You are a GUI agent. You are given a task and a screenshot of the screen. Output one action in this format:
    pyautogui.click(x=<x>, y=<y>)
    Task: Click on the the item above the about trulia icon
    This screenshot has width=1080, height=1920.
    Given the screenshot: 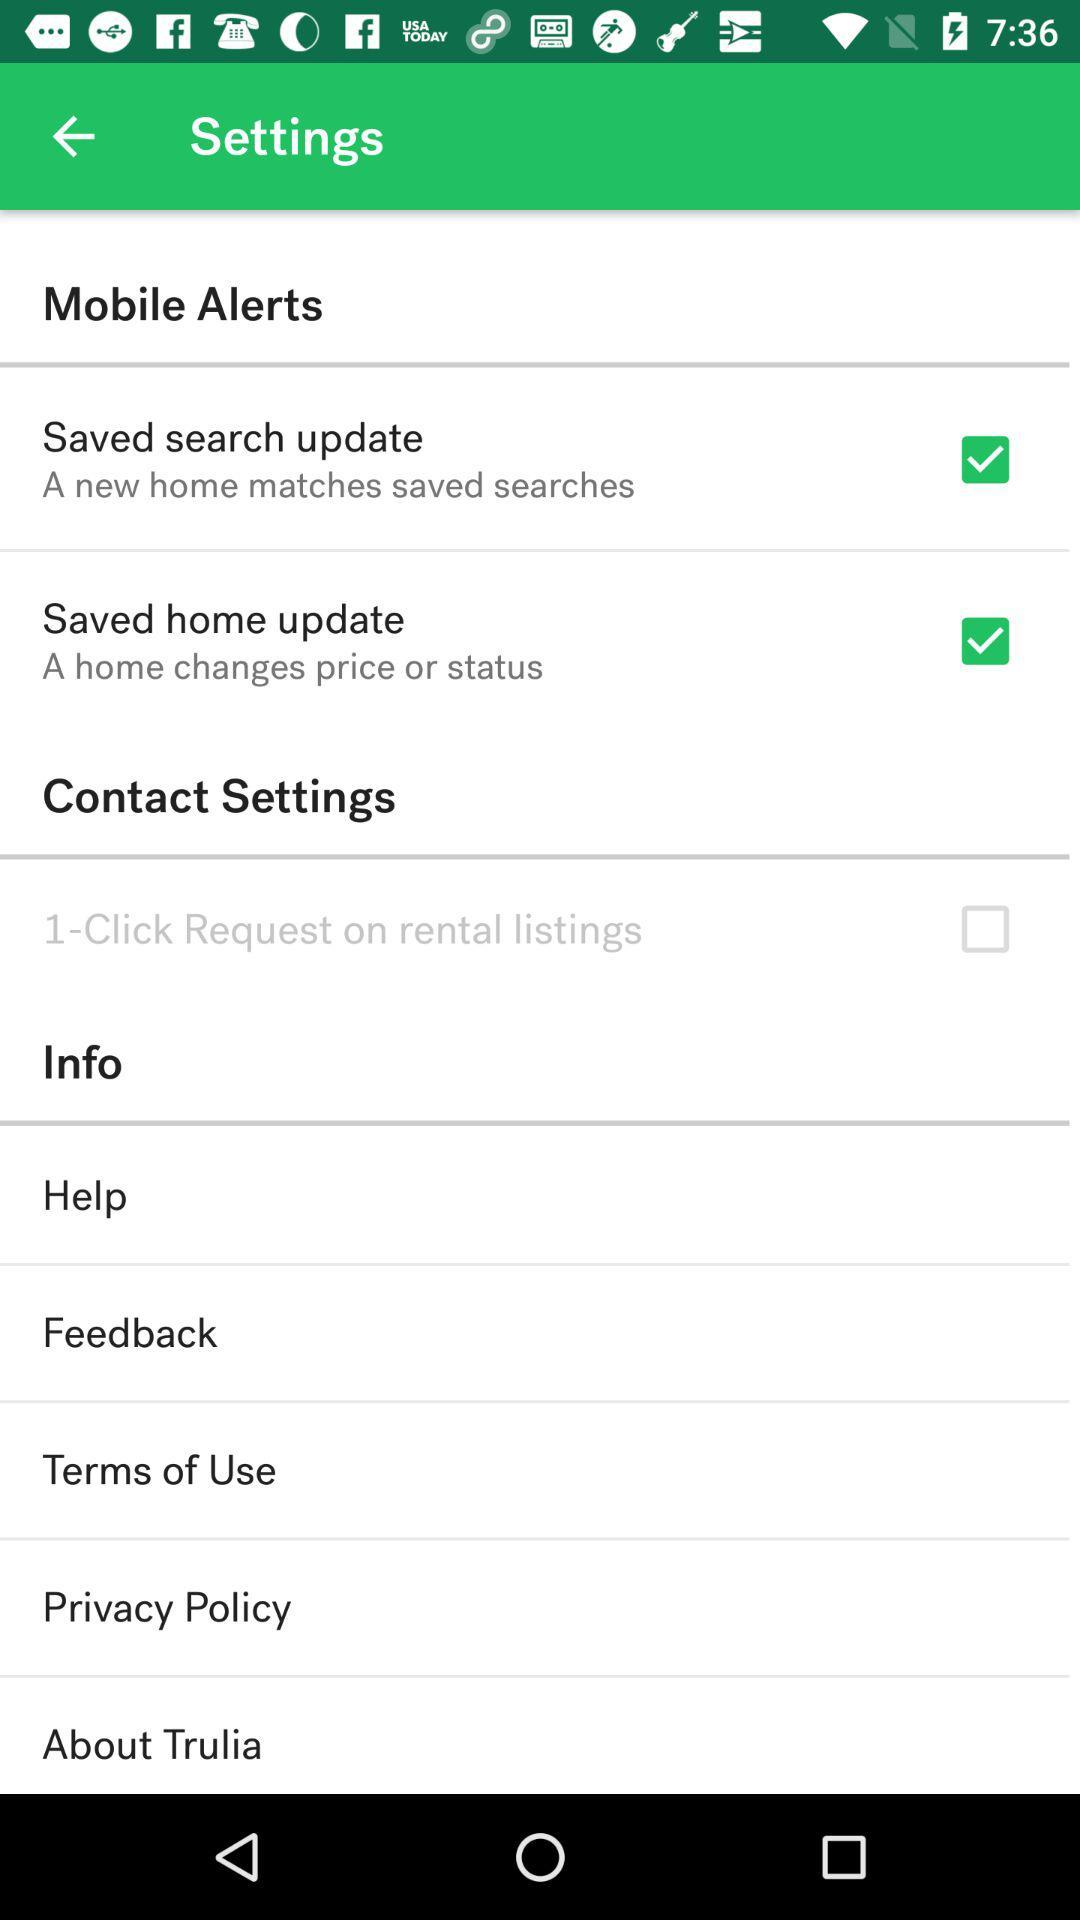 What is the action you would take?
    pyautogui.click(x=165, y=1607)
    